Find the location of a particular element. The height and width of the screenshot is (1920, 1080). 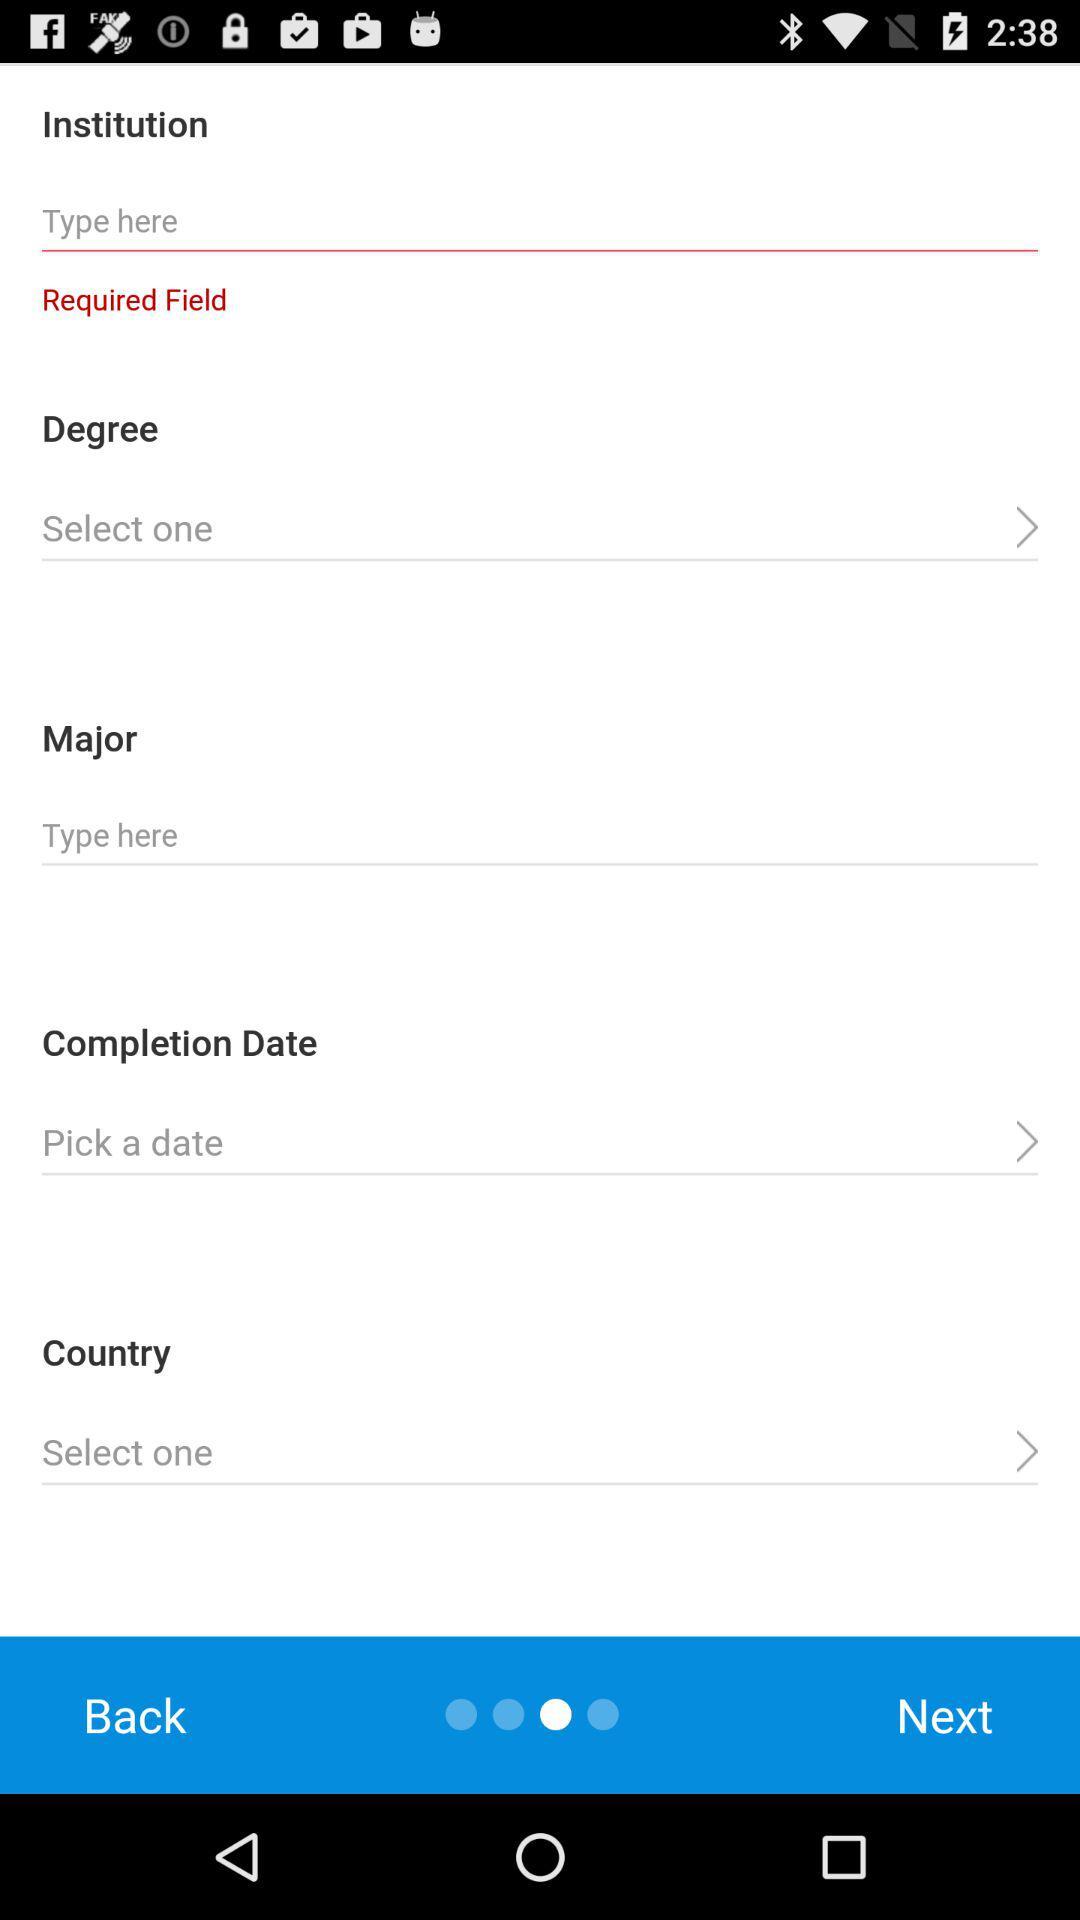

institution name is located at coordinates (540, 221).